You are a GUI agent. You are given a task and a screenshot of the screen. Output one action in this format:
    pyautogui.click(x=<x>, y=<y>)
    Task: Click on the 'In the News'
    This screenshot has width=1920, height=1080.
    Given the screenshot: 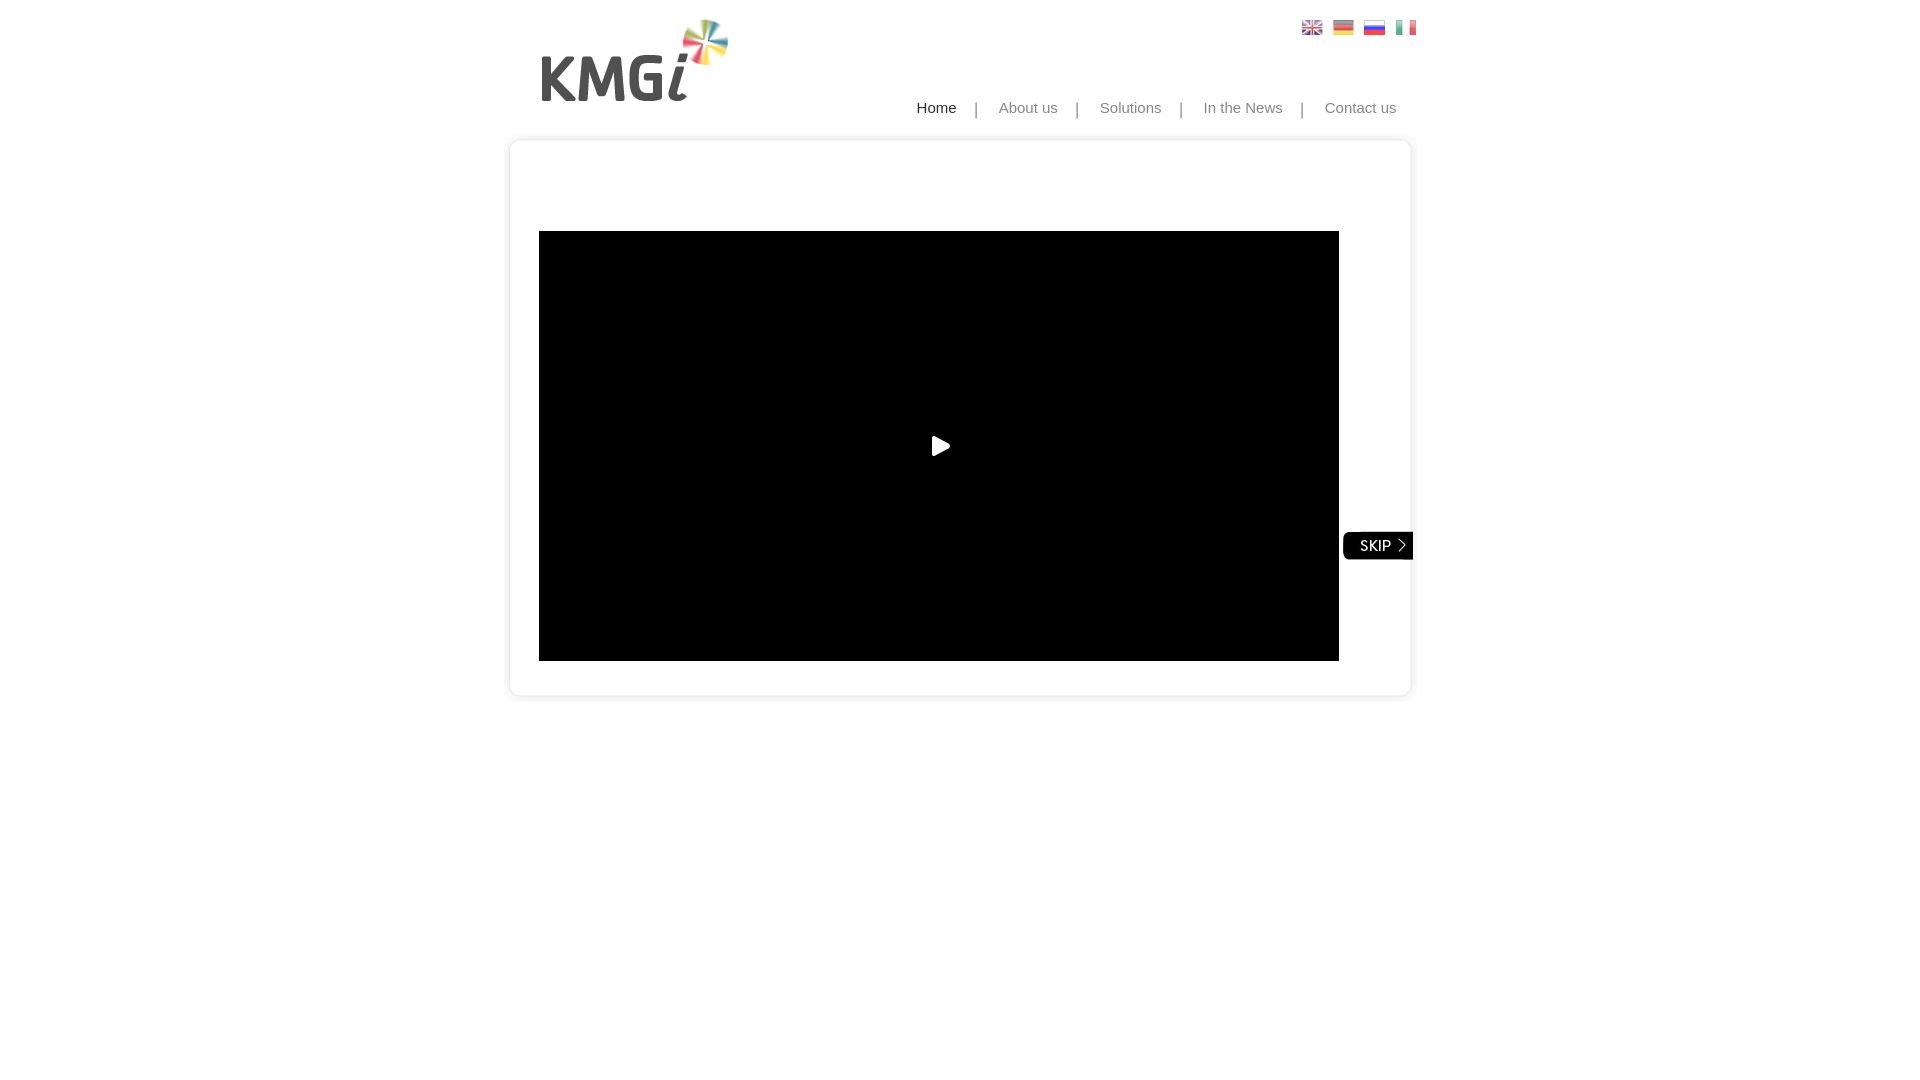 What is the action you would take?
    pyautogui.click(x=1242, y=107)
    